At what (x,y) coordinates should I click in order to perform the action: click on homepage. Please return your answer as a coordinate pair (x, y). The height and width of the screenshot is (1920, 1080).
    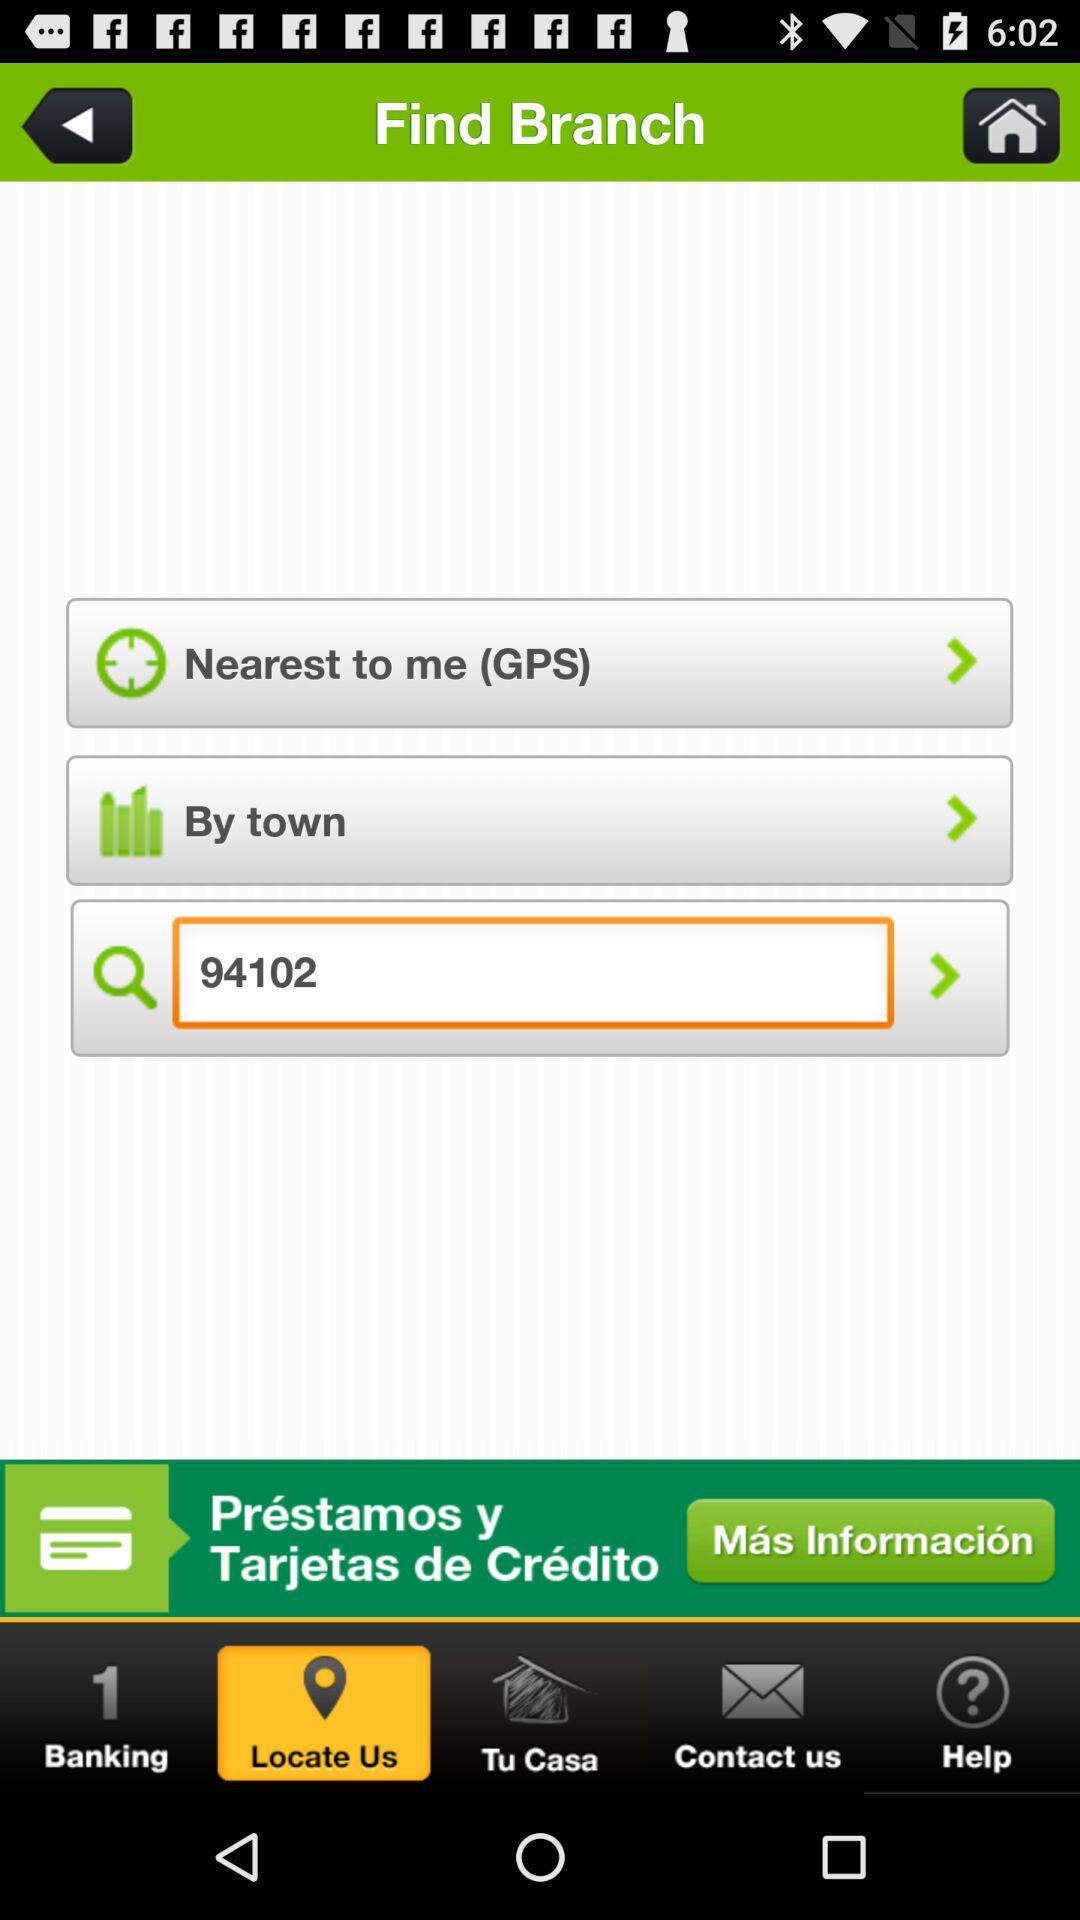
    Looking at the image, I should click on (540, 1707).